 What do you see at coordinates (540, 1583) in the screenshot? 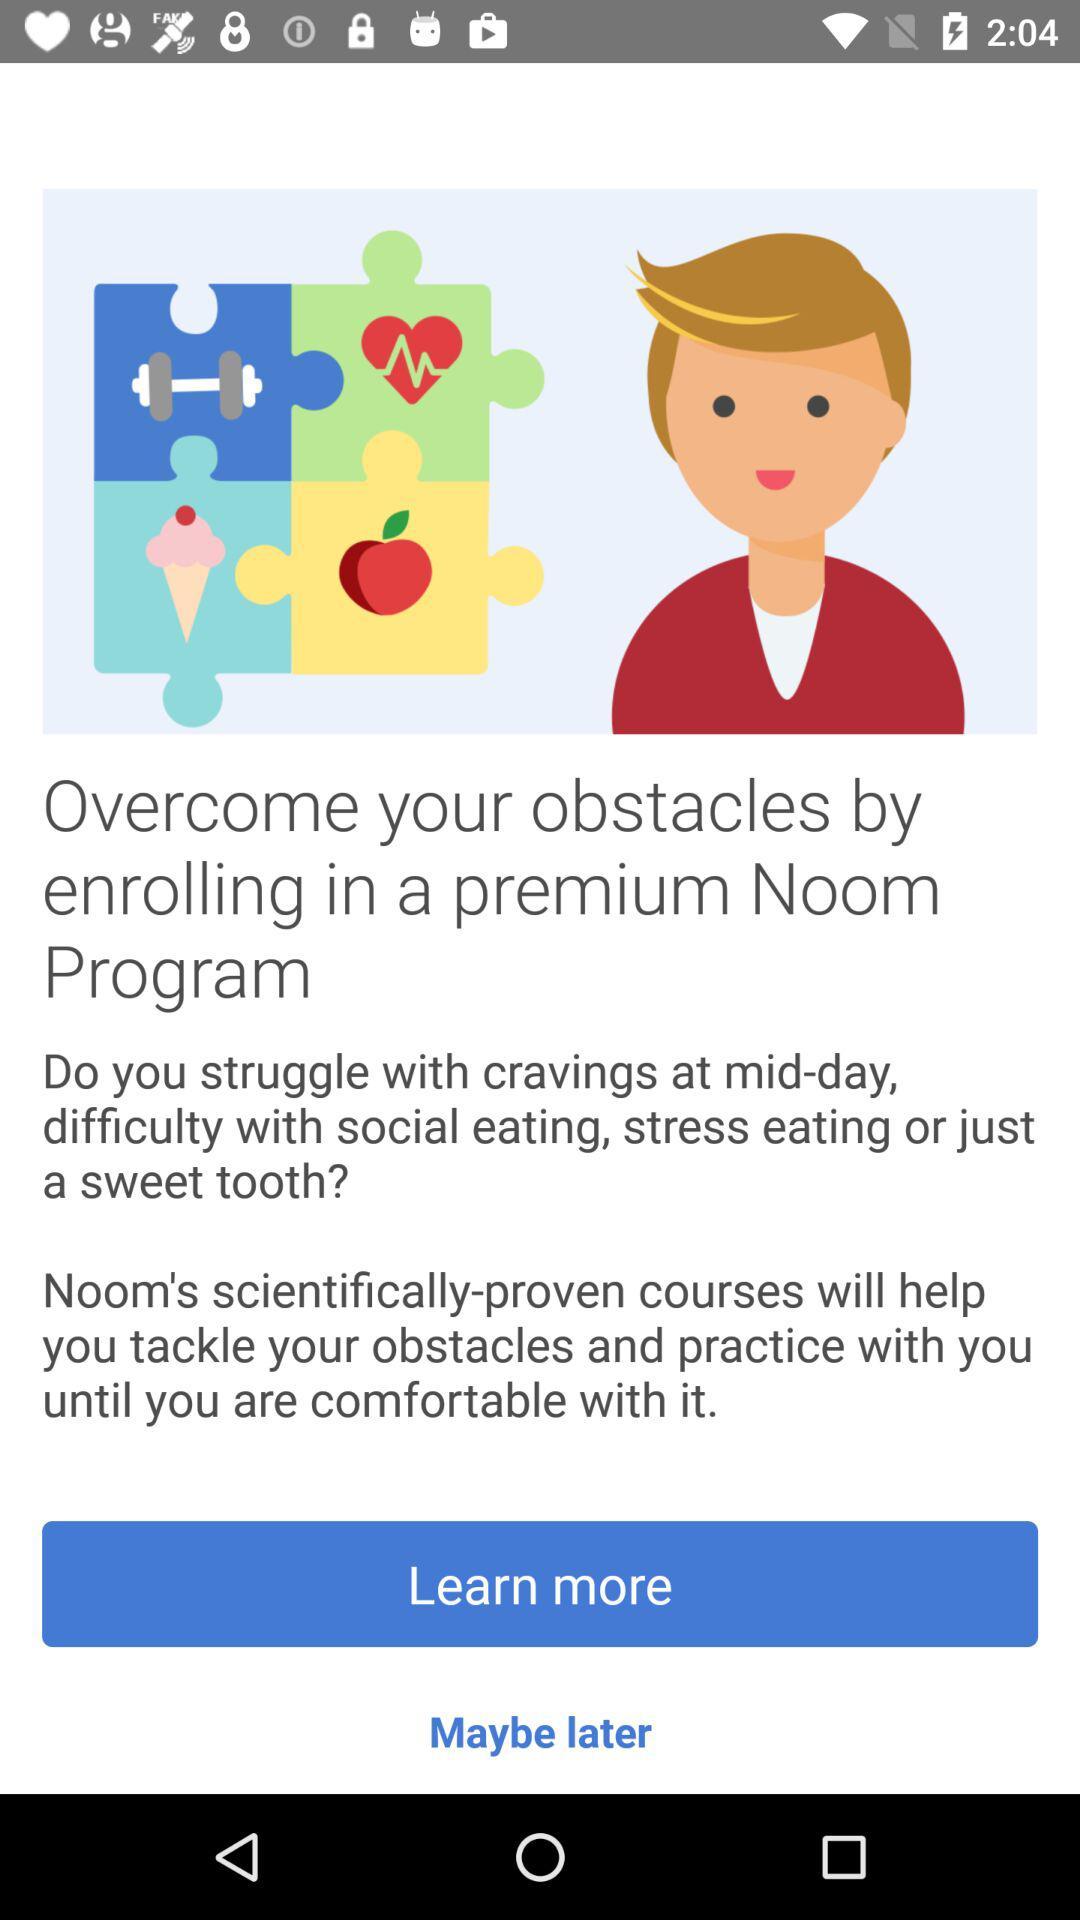
I see `the icon above maybe later item` at bounding box center [540, 1583].